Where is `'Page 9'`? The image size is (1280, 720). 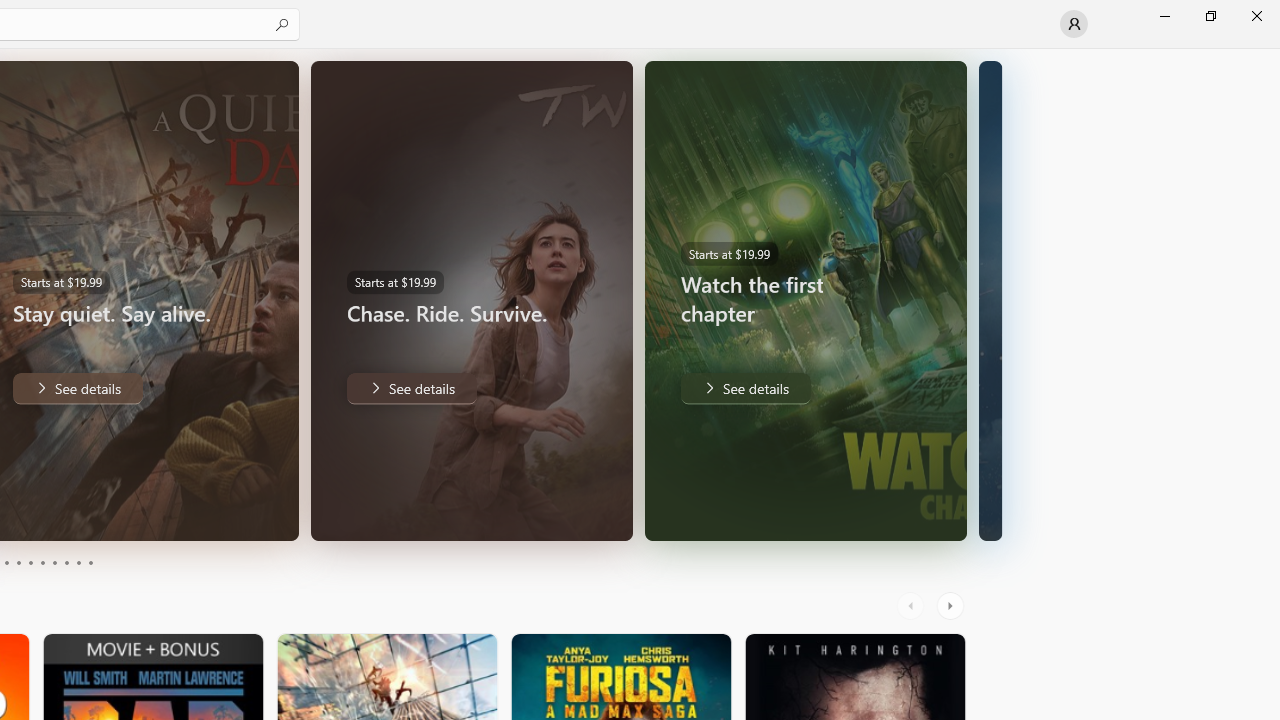 'Page 9' is located at coordinates (78, 563).